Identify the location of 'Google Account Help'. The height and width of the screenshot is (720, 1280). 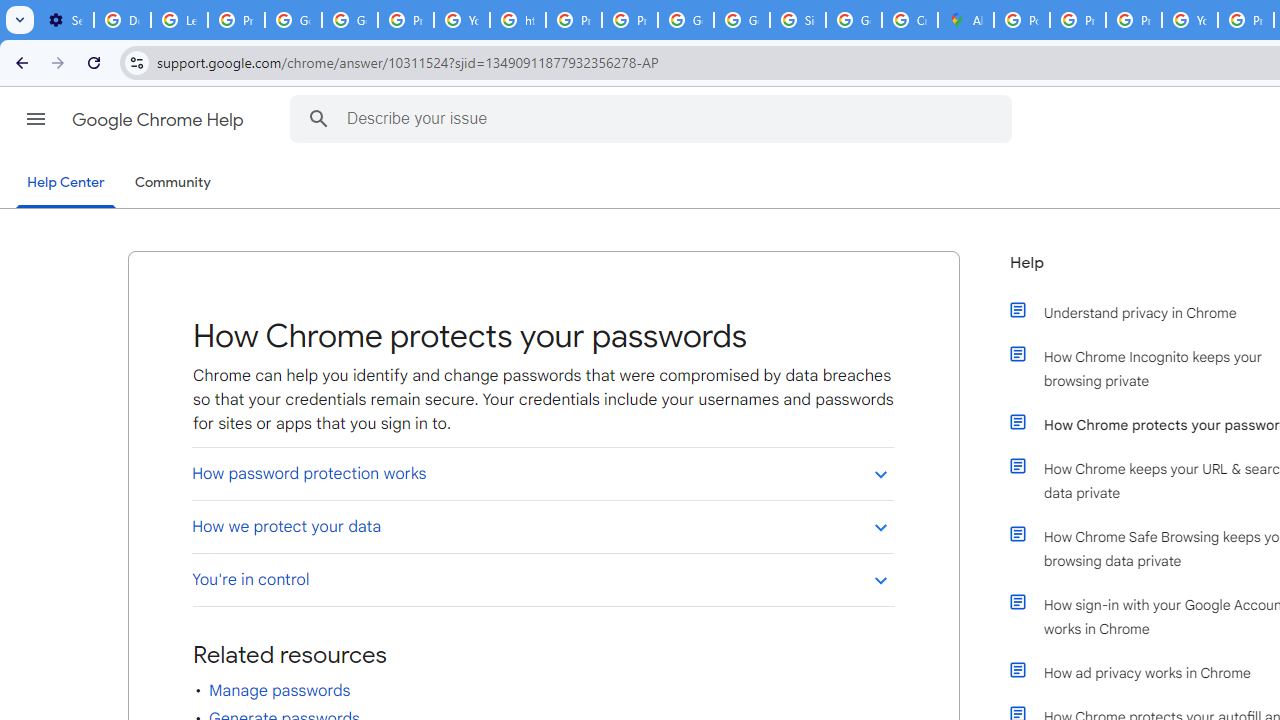
(292, 20).